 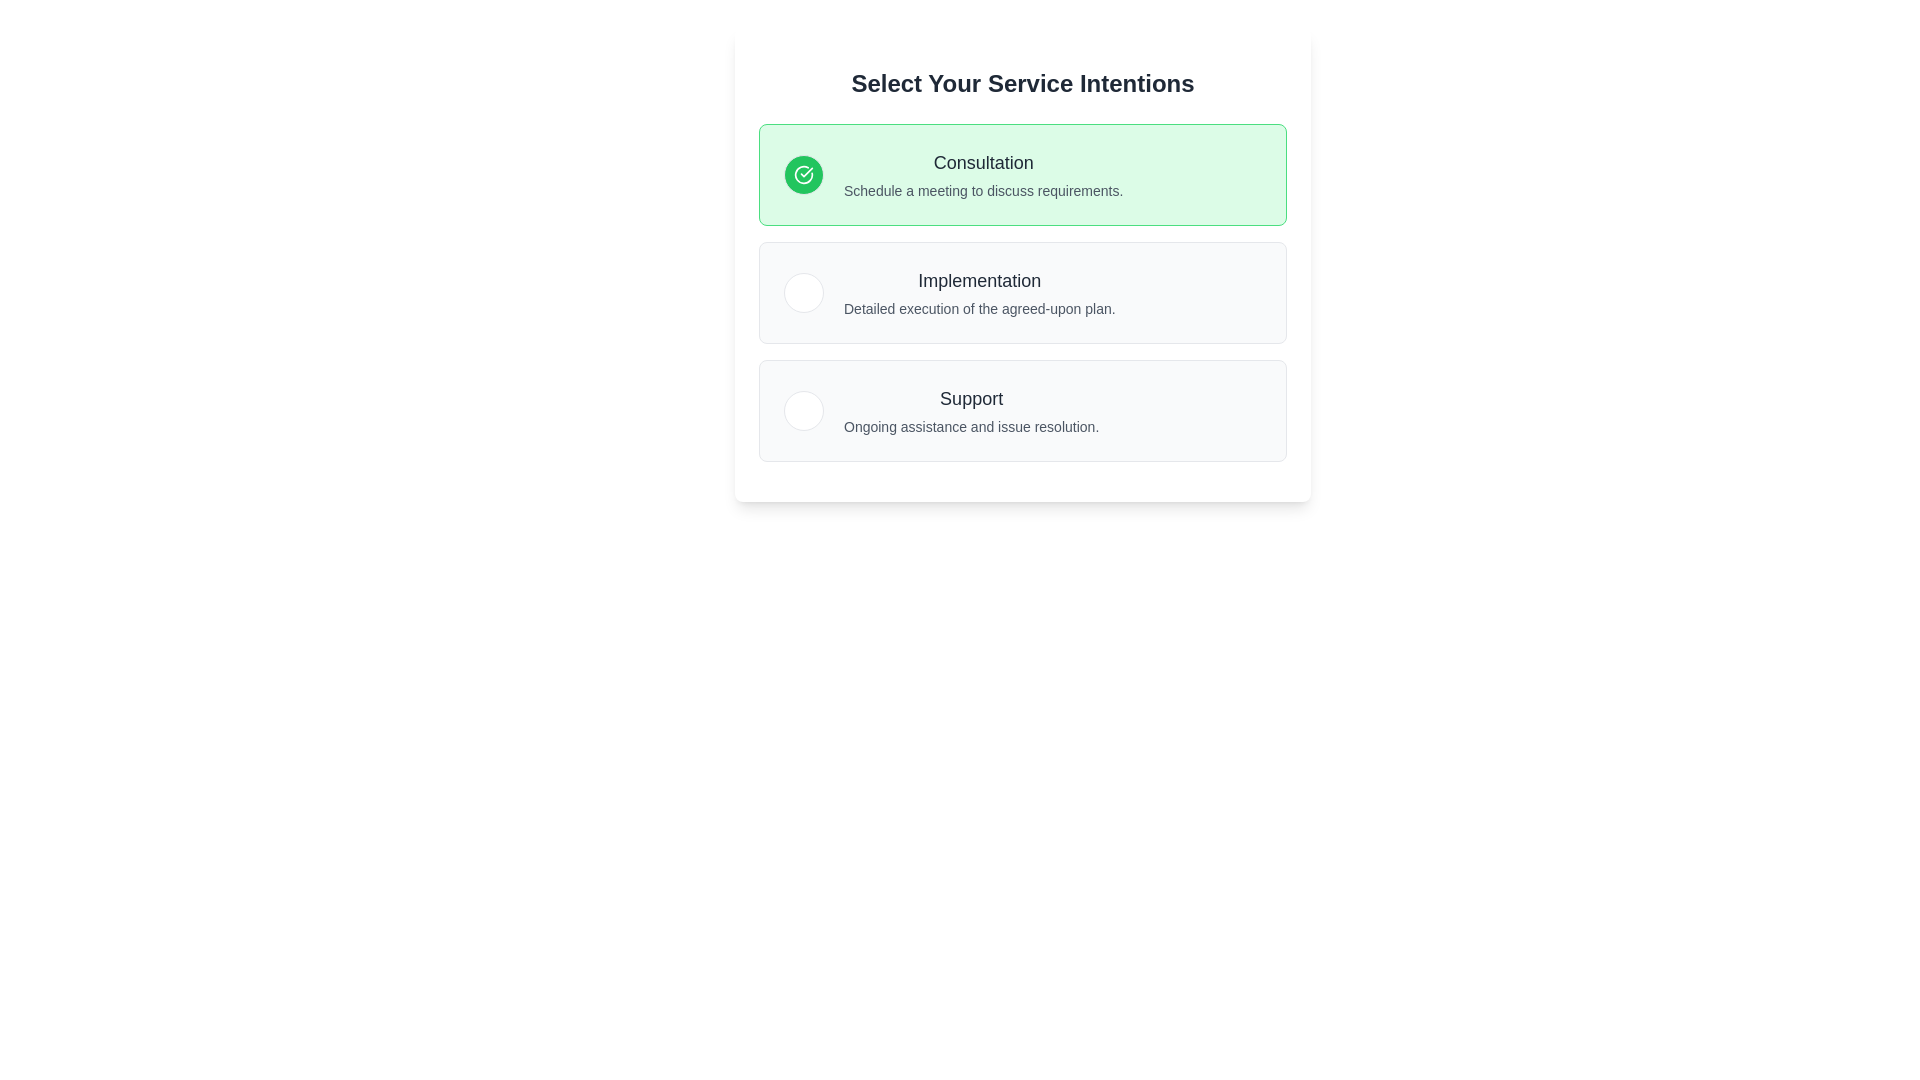 What do you see at coordinates (971, 410) in the screenshot?
I see `the text block labeled 'Support' which contains descriptive content about ongoing assistance and issue resolution, positioned in the third row beneath 'Implementation'` at bounding box center [971, 410].